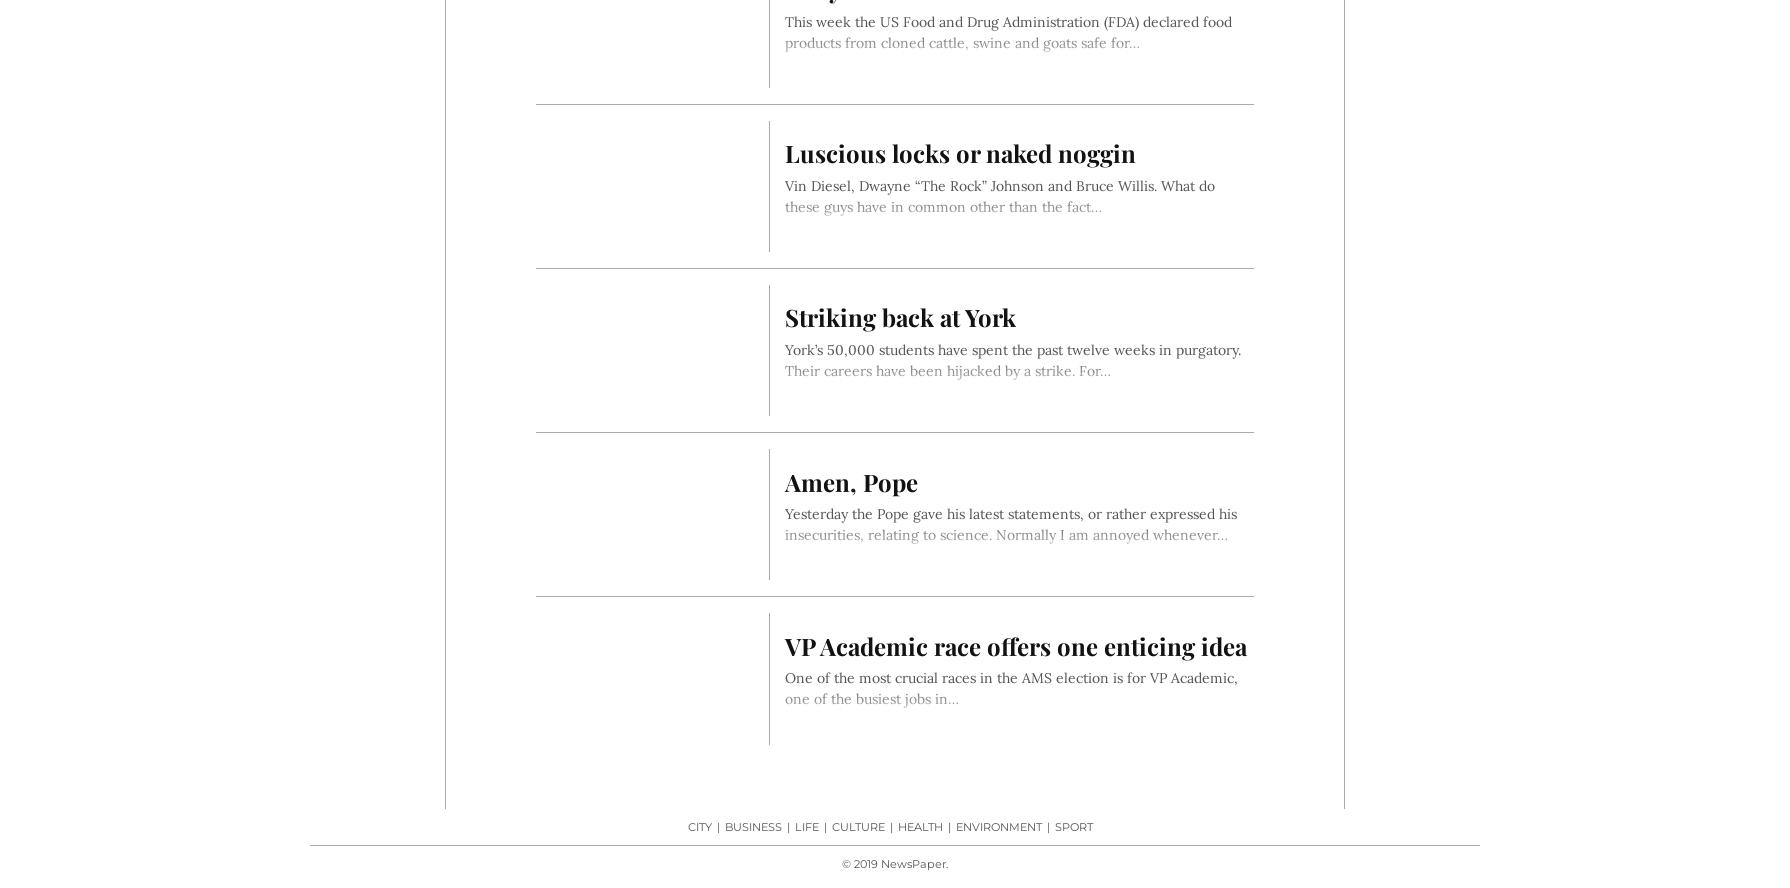 The height and width of the screenshot is (888, 1790). What do you see at coordinates (1011, 688) in the screenshot?
I see `'One of the most crucial races in the AMS election is for VP Academic, one of the busiest jobs in…'` at bounding box center [1011, 688].